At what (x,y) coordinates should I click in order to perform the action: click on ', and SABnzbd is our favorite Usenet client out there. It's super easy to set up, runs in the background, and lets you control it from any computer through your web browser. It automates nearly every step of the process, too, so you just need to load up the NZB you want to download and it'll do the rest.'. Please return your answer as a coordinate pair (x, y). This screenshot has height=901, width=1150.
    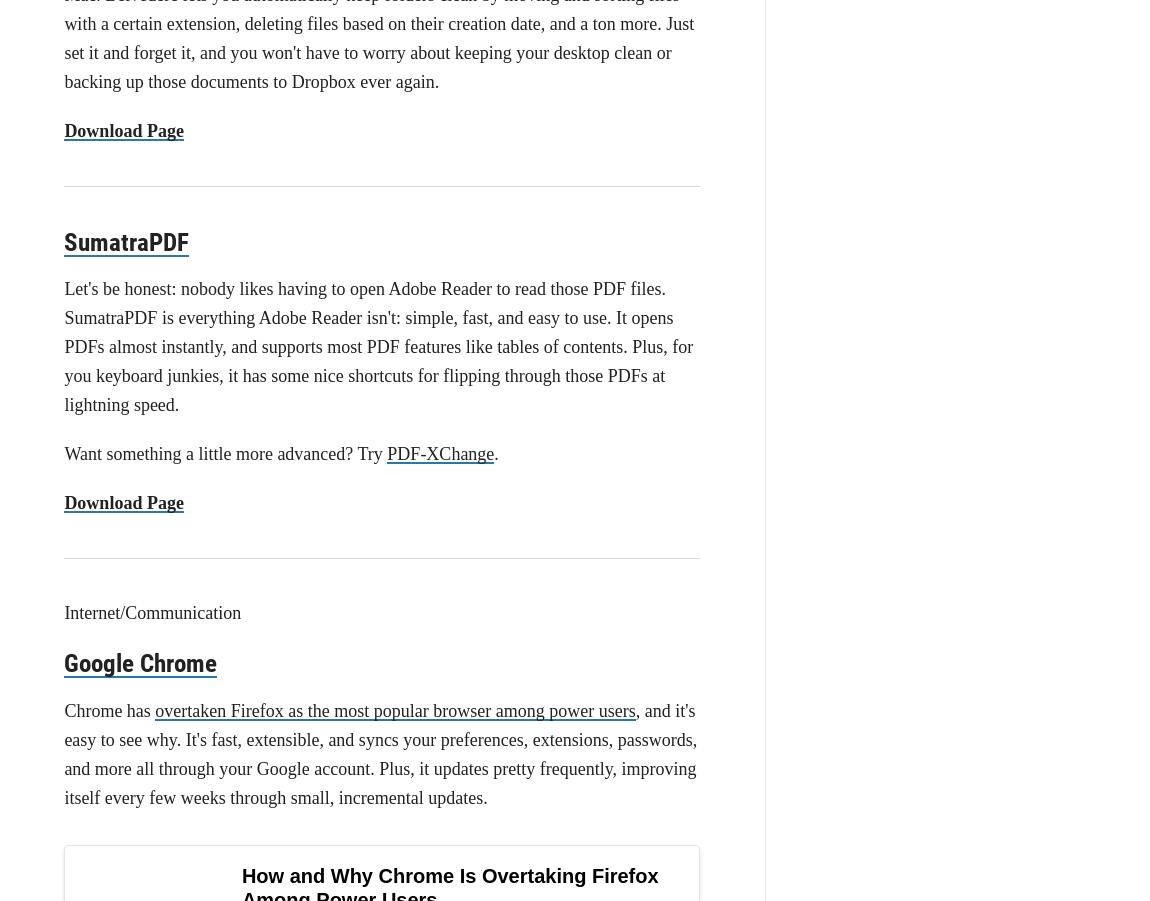
    Looking at the image, I should click on (381, 757).